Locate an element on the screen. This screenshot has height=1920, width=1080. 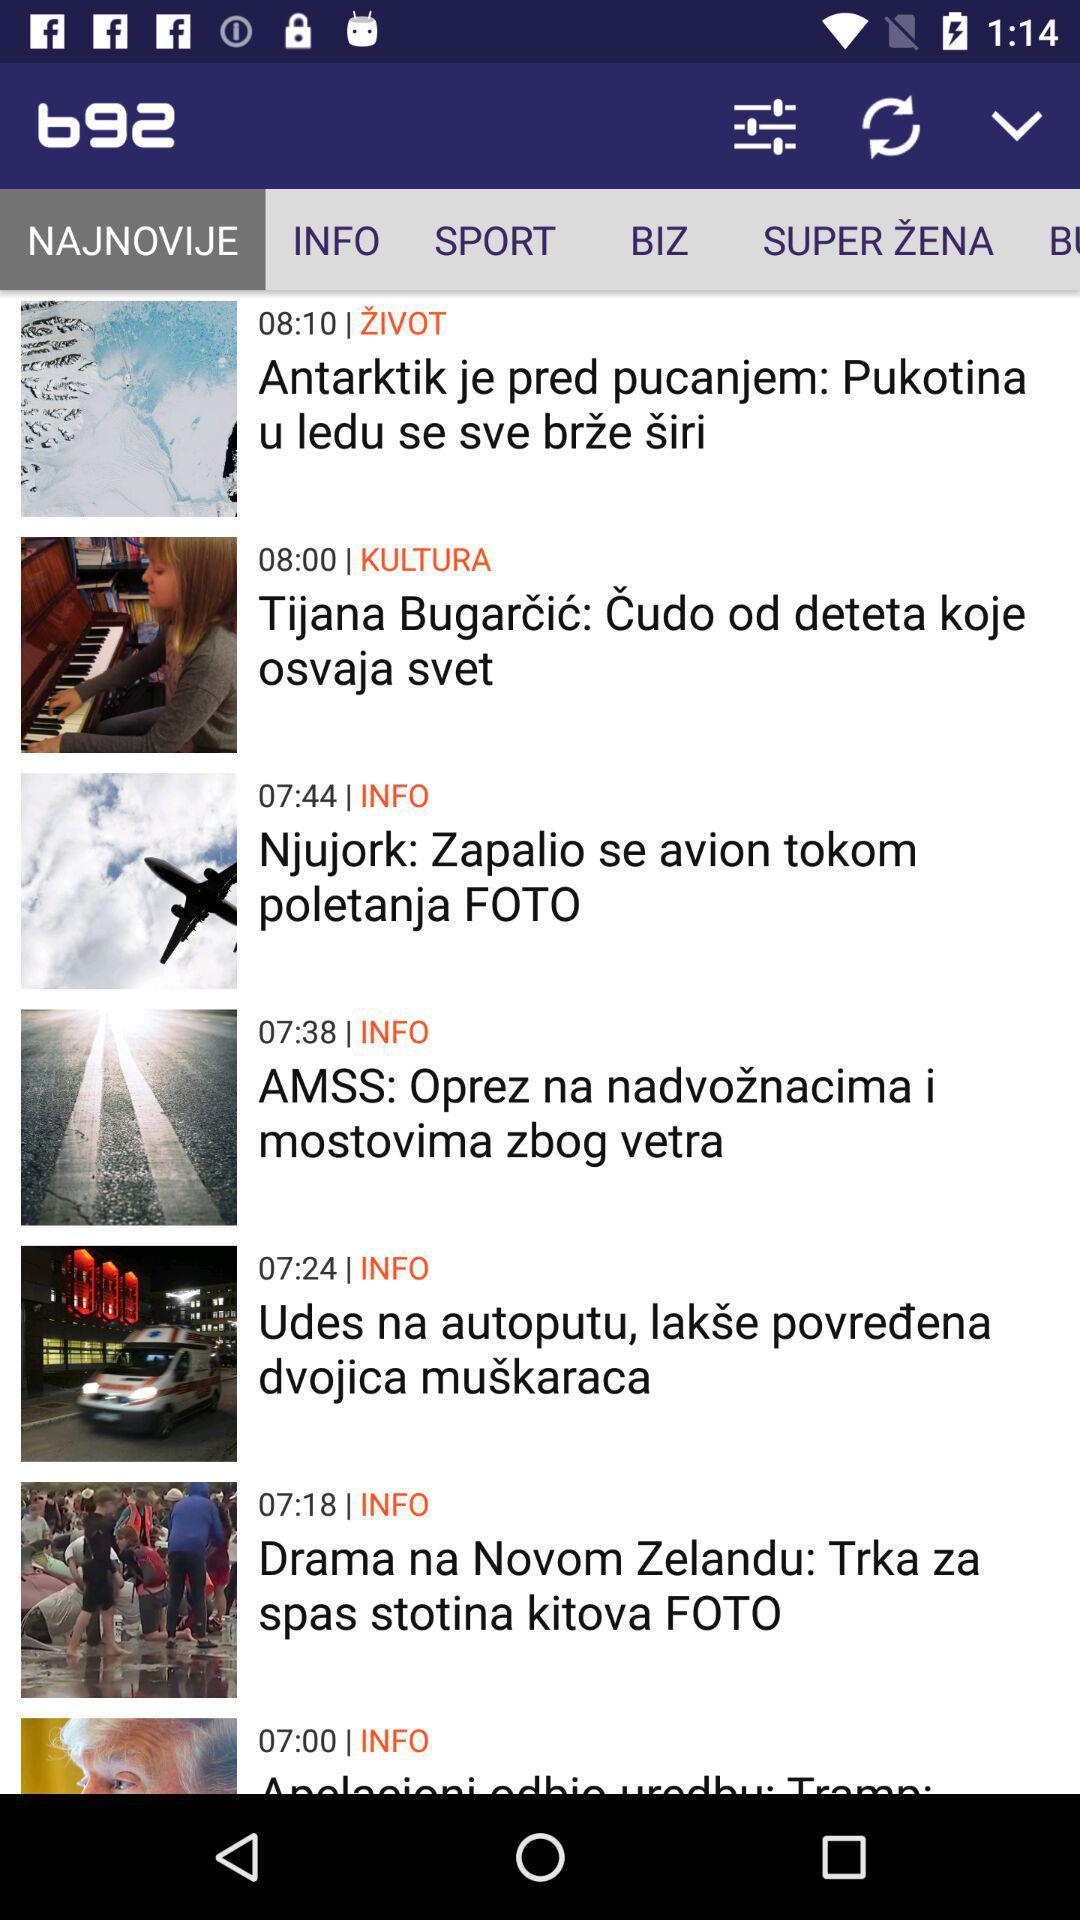
apelacioni odbio uredbu icon is located at coordinates (658, 1777).